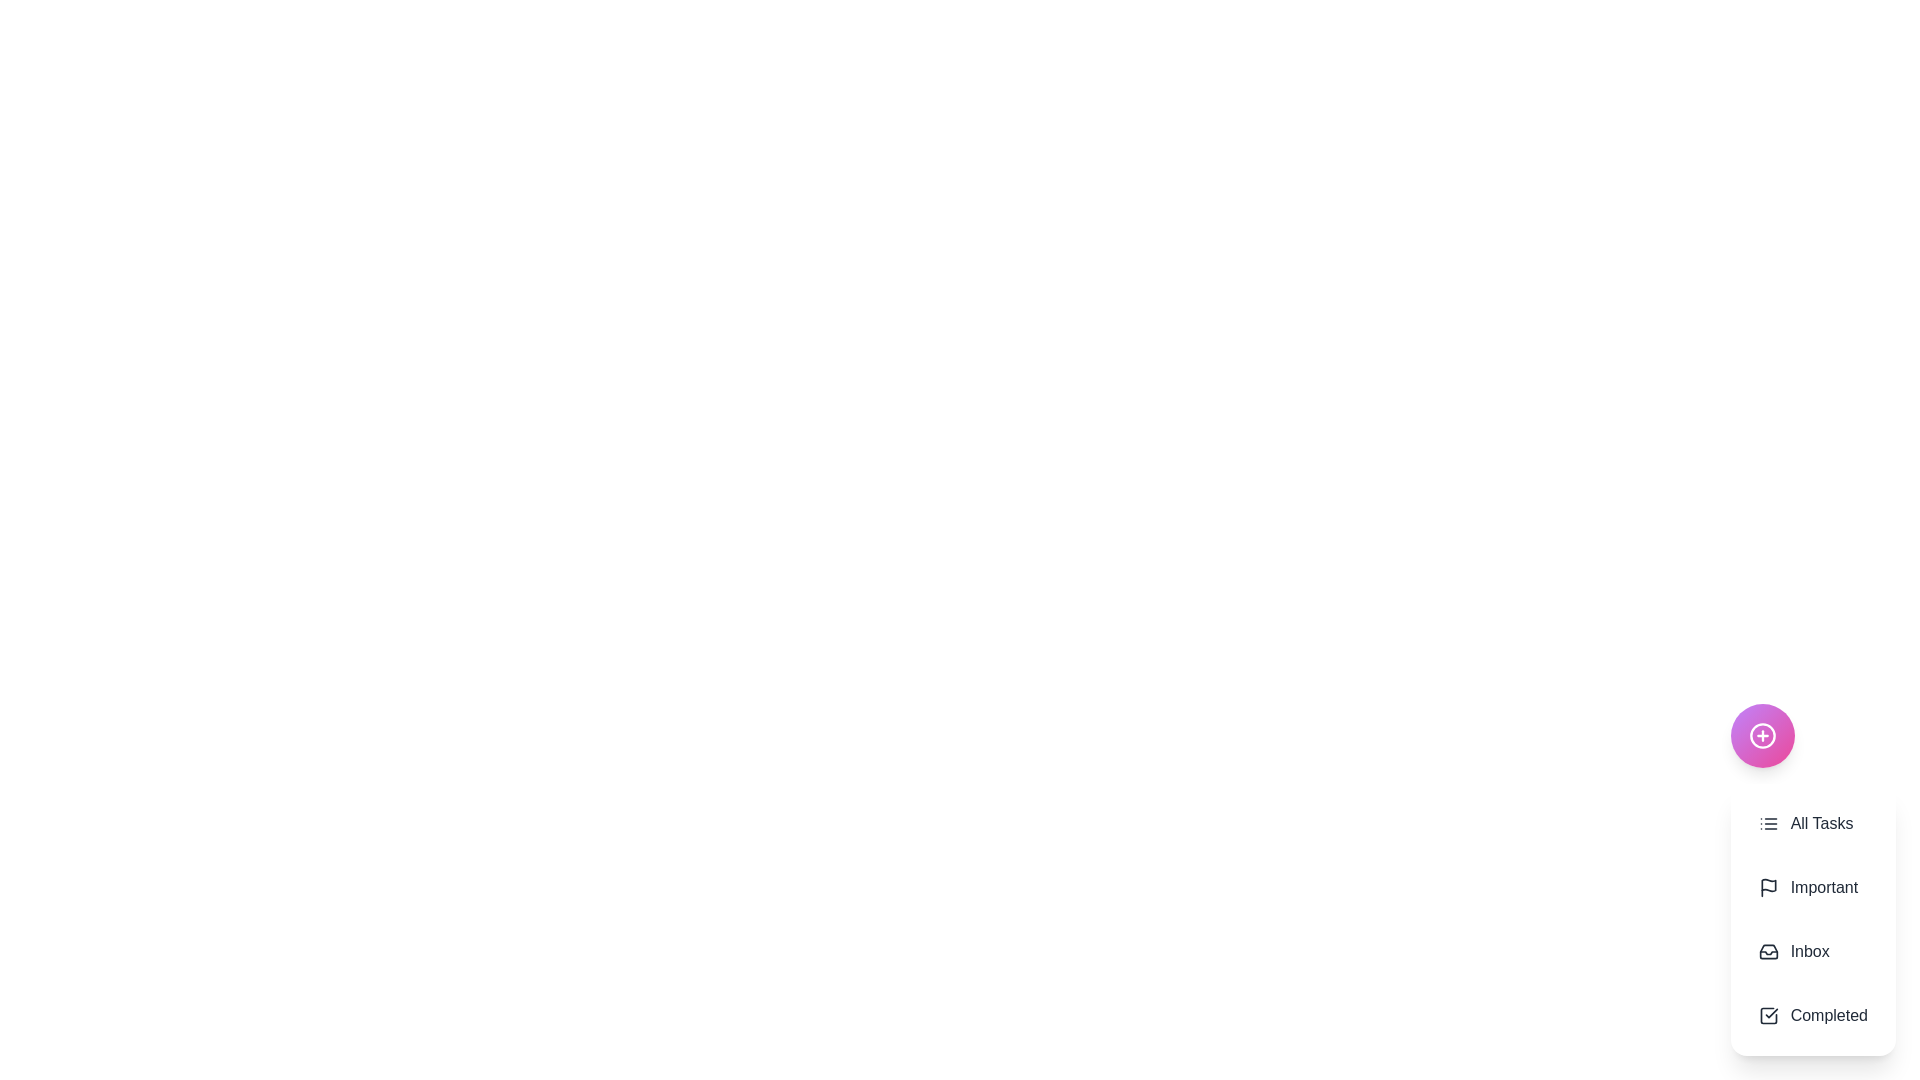 The height and width of the screenshot is (1080, 1920). I want to click on the action category Important from the menu, so click(1813, 886).